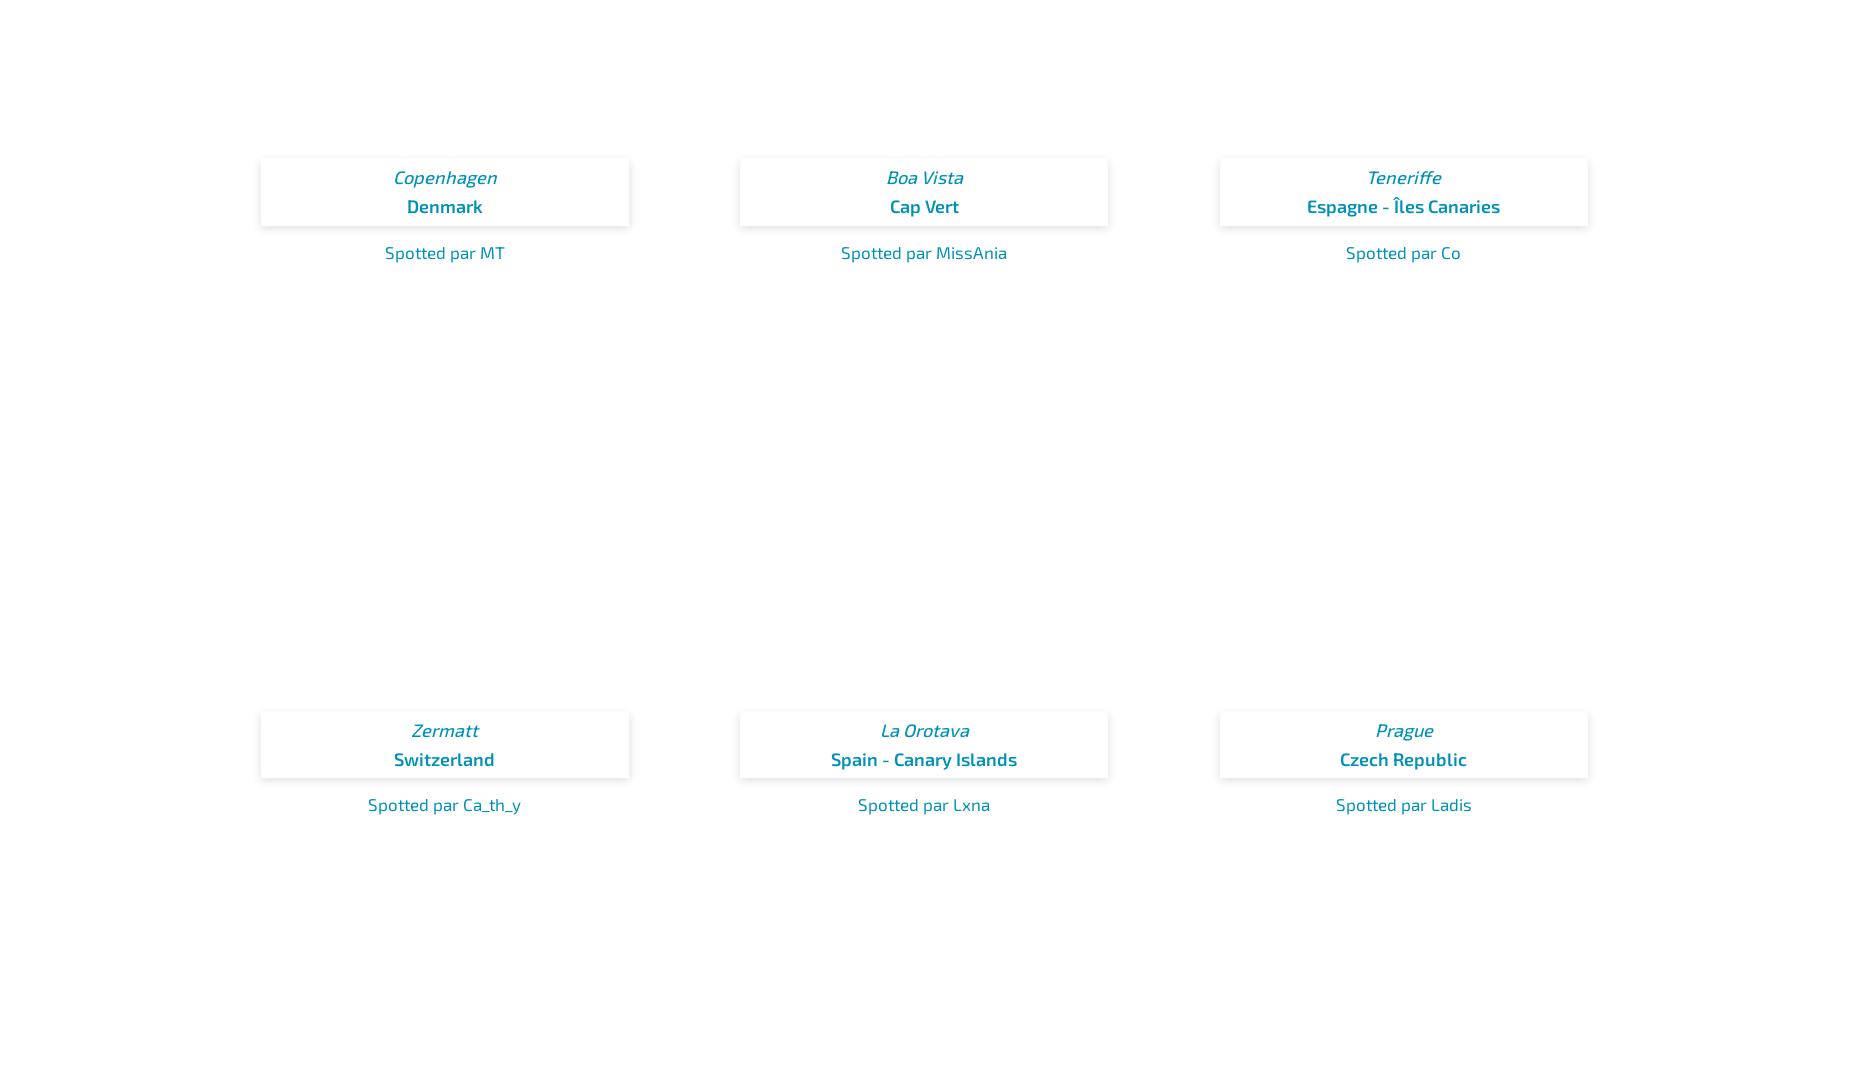  Describe the element at coordinates (1403, 757) in the screenshot. I see `'Czech Republic'` at that location.